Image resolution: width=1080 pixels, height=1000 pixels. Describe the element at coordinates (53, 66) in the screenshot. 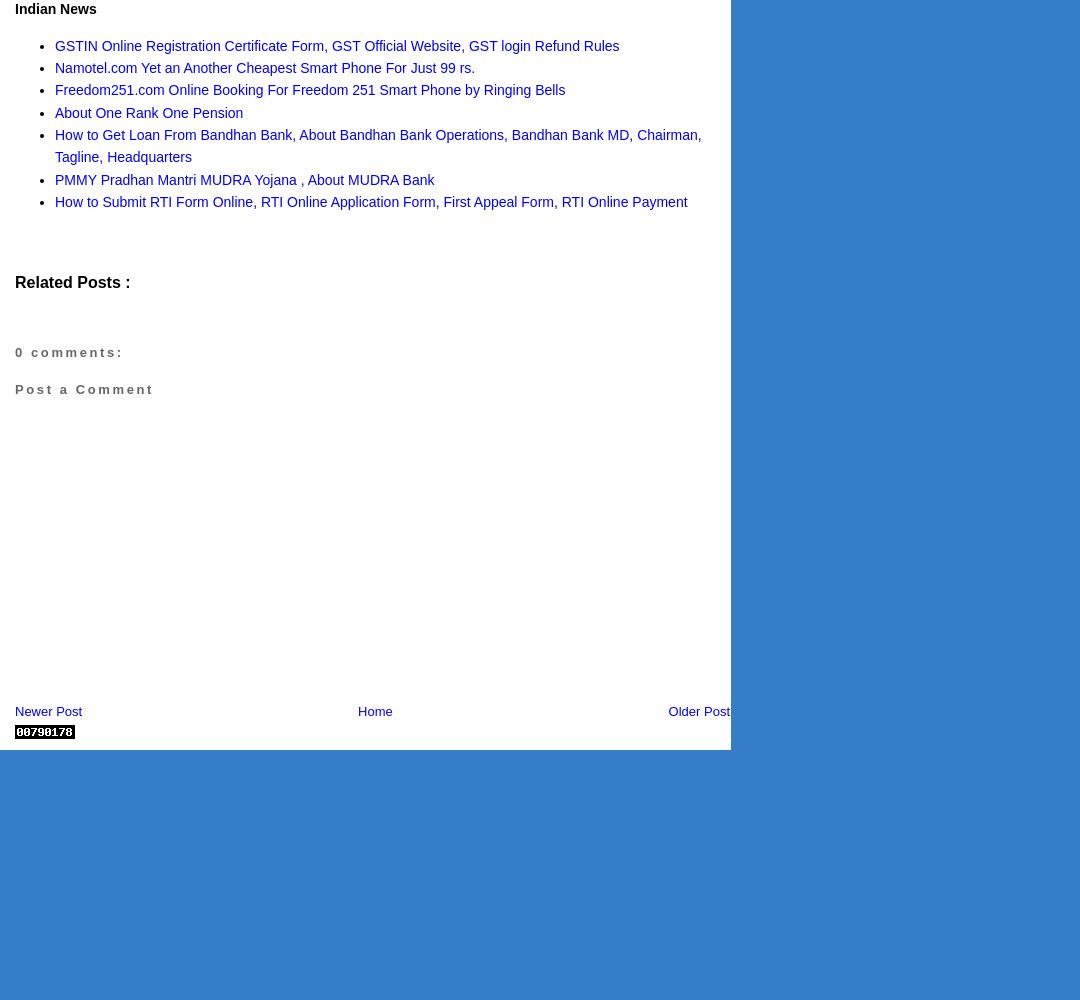

I see `'Namotel.com Yet an Another Cheapest Smart Phone For Just 99 rs.'` at that location.